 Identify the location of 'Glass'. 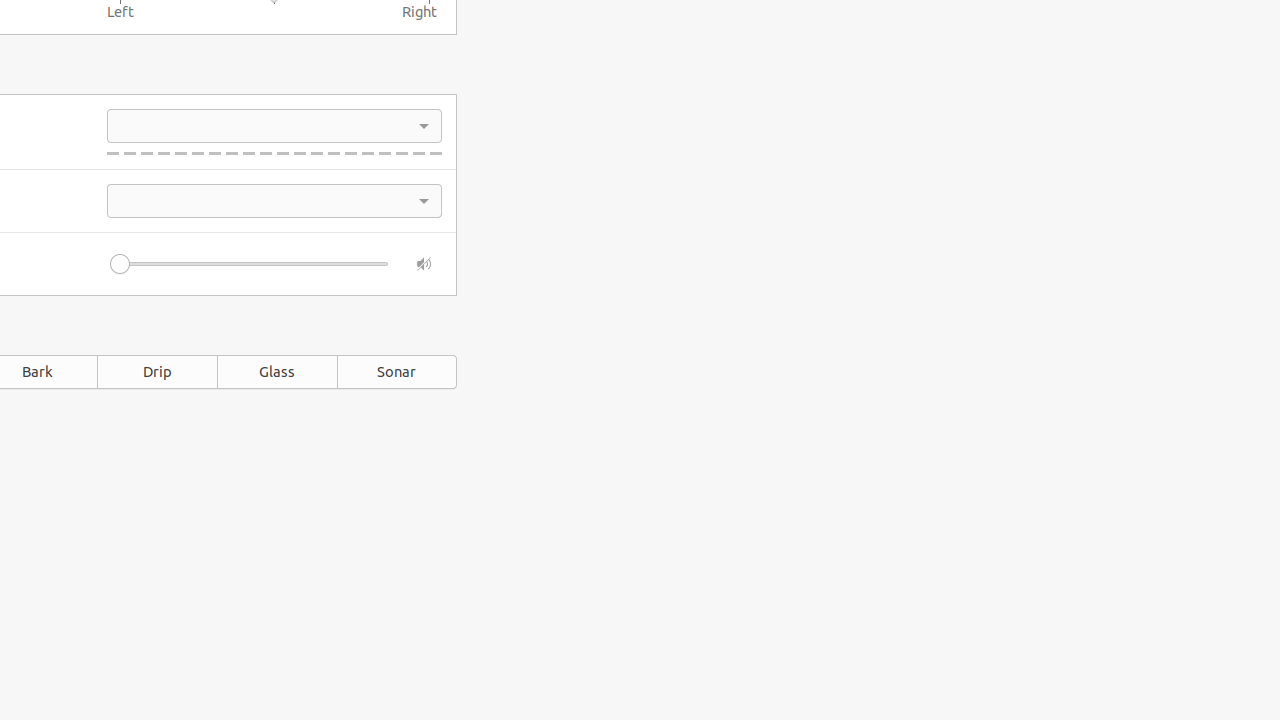
(275, 372).